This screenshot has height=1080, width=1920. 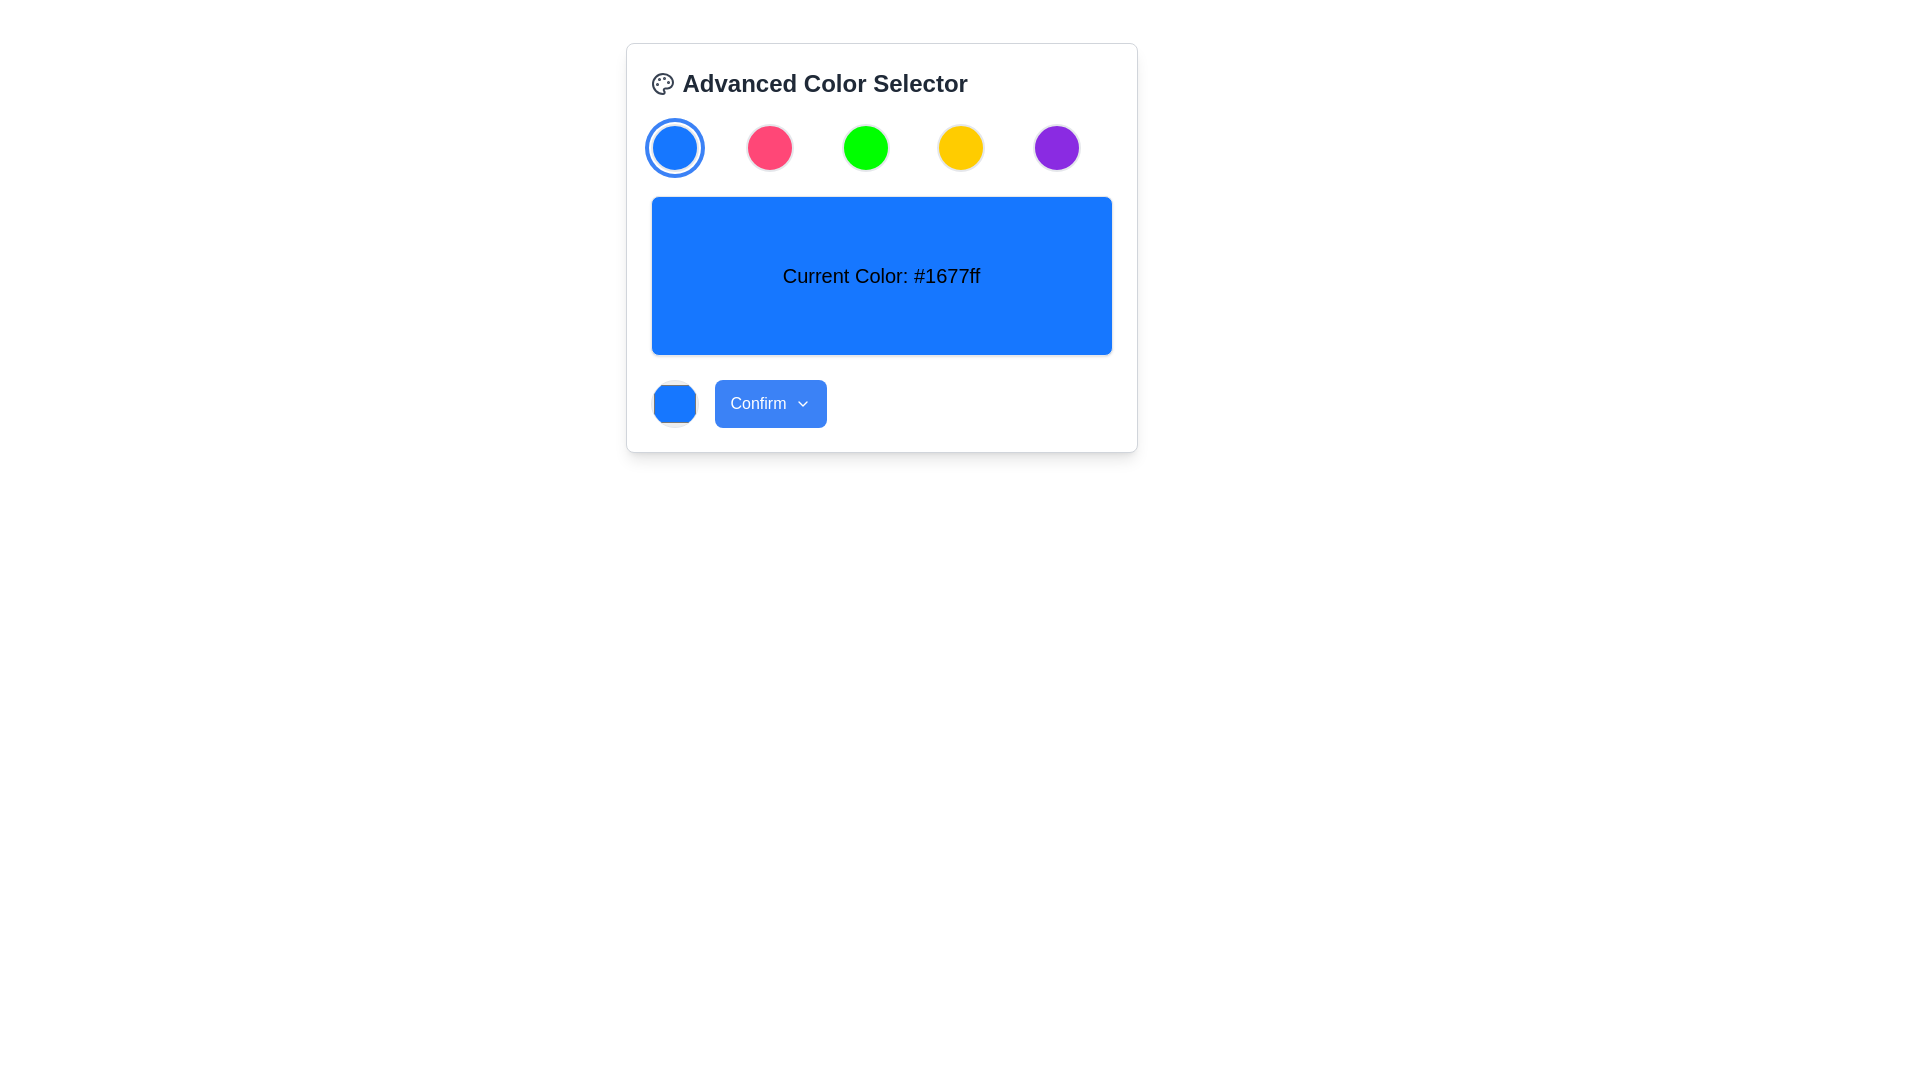 What do you see at coordinates (1055, 146) in the screenshot?
I see `the rightmost button in the row of color selection options in the 'Advanced Color Selector' section to observe the scaling effect` at bounding box center [1055, 146].